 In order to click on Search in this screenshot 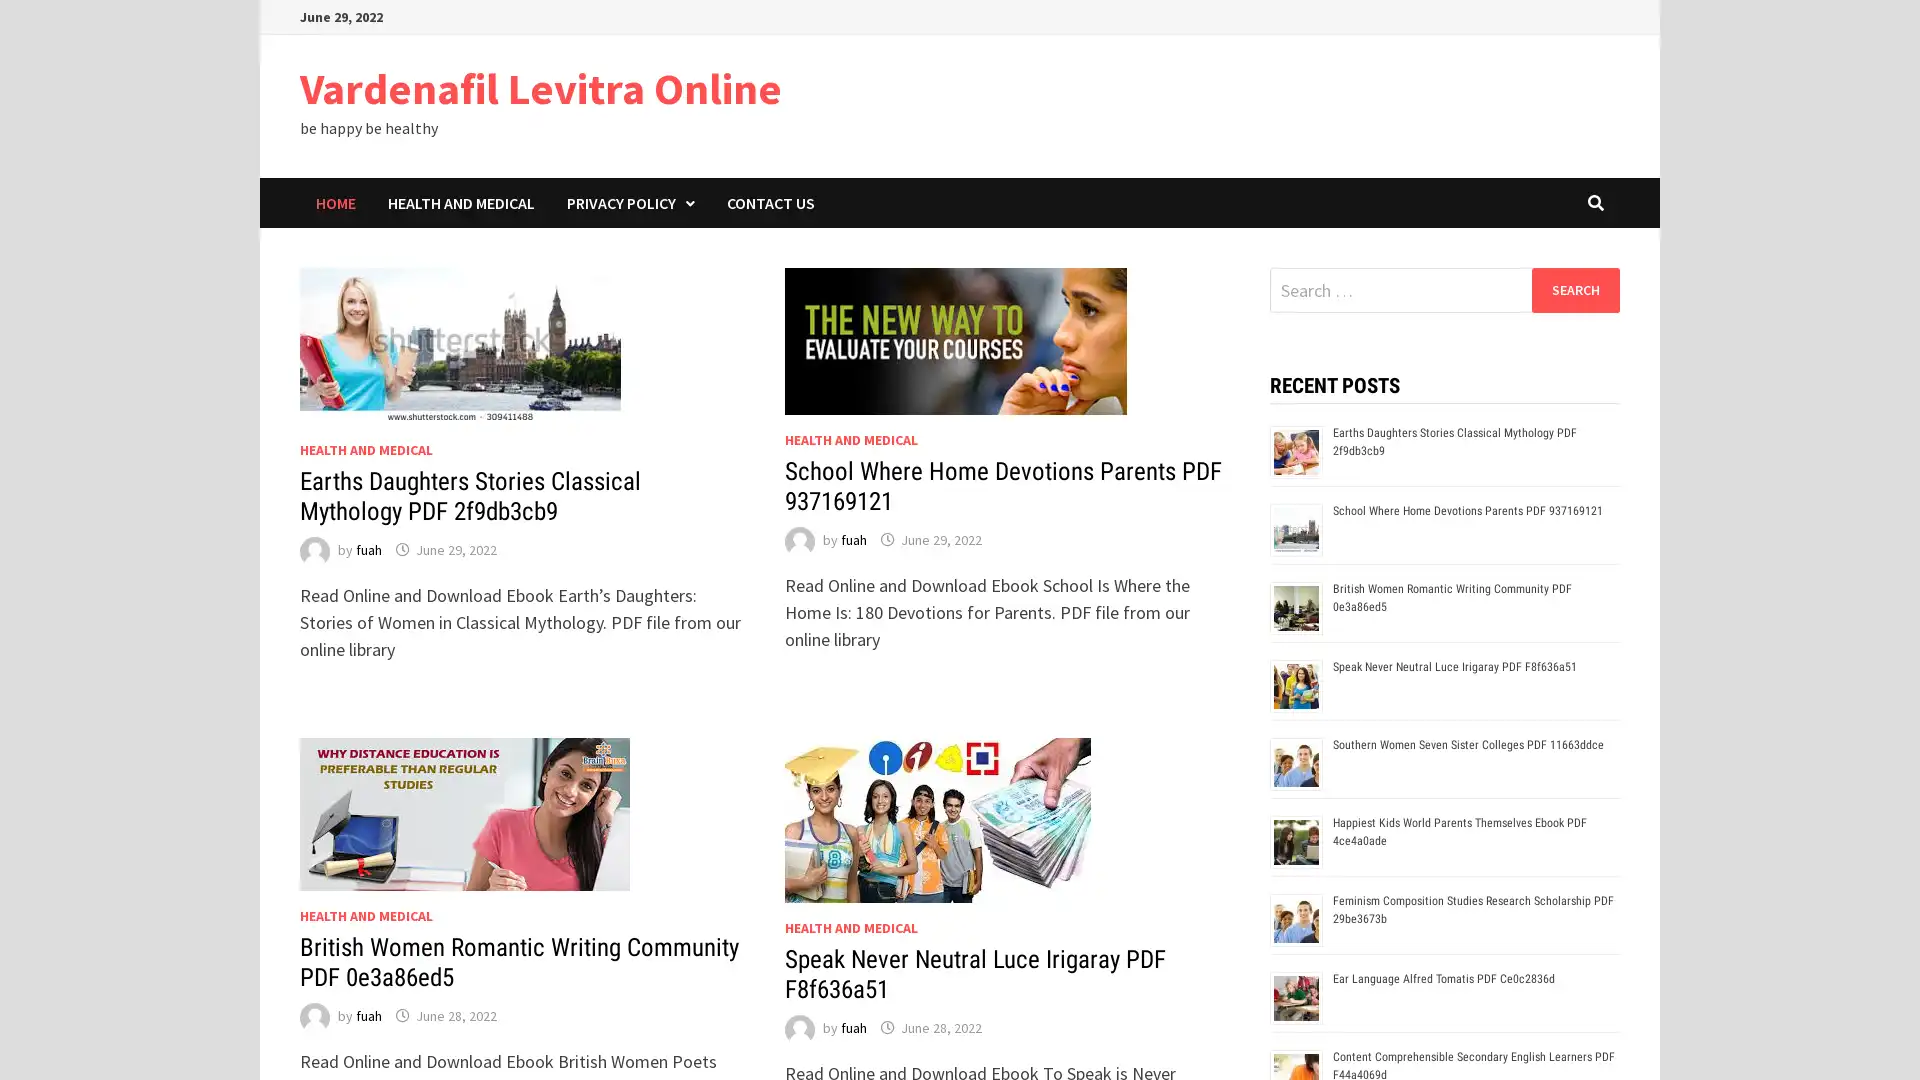, I will do `click(1574, 289)`.